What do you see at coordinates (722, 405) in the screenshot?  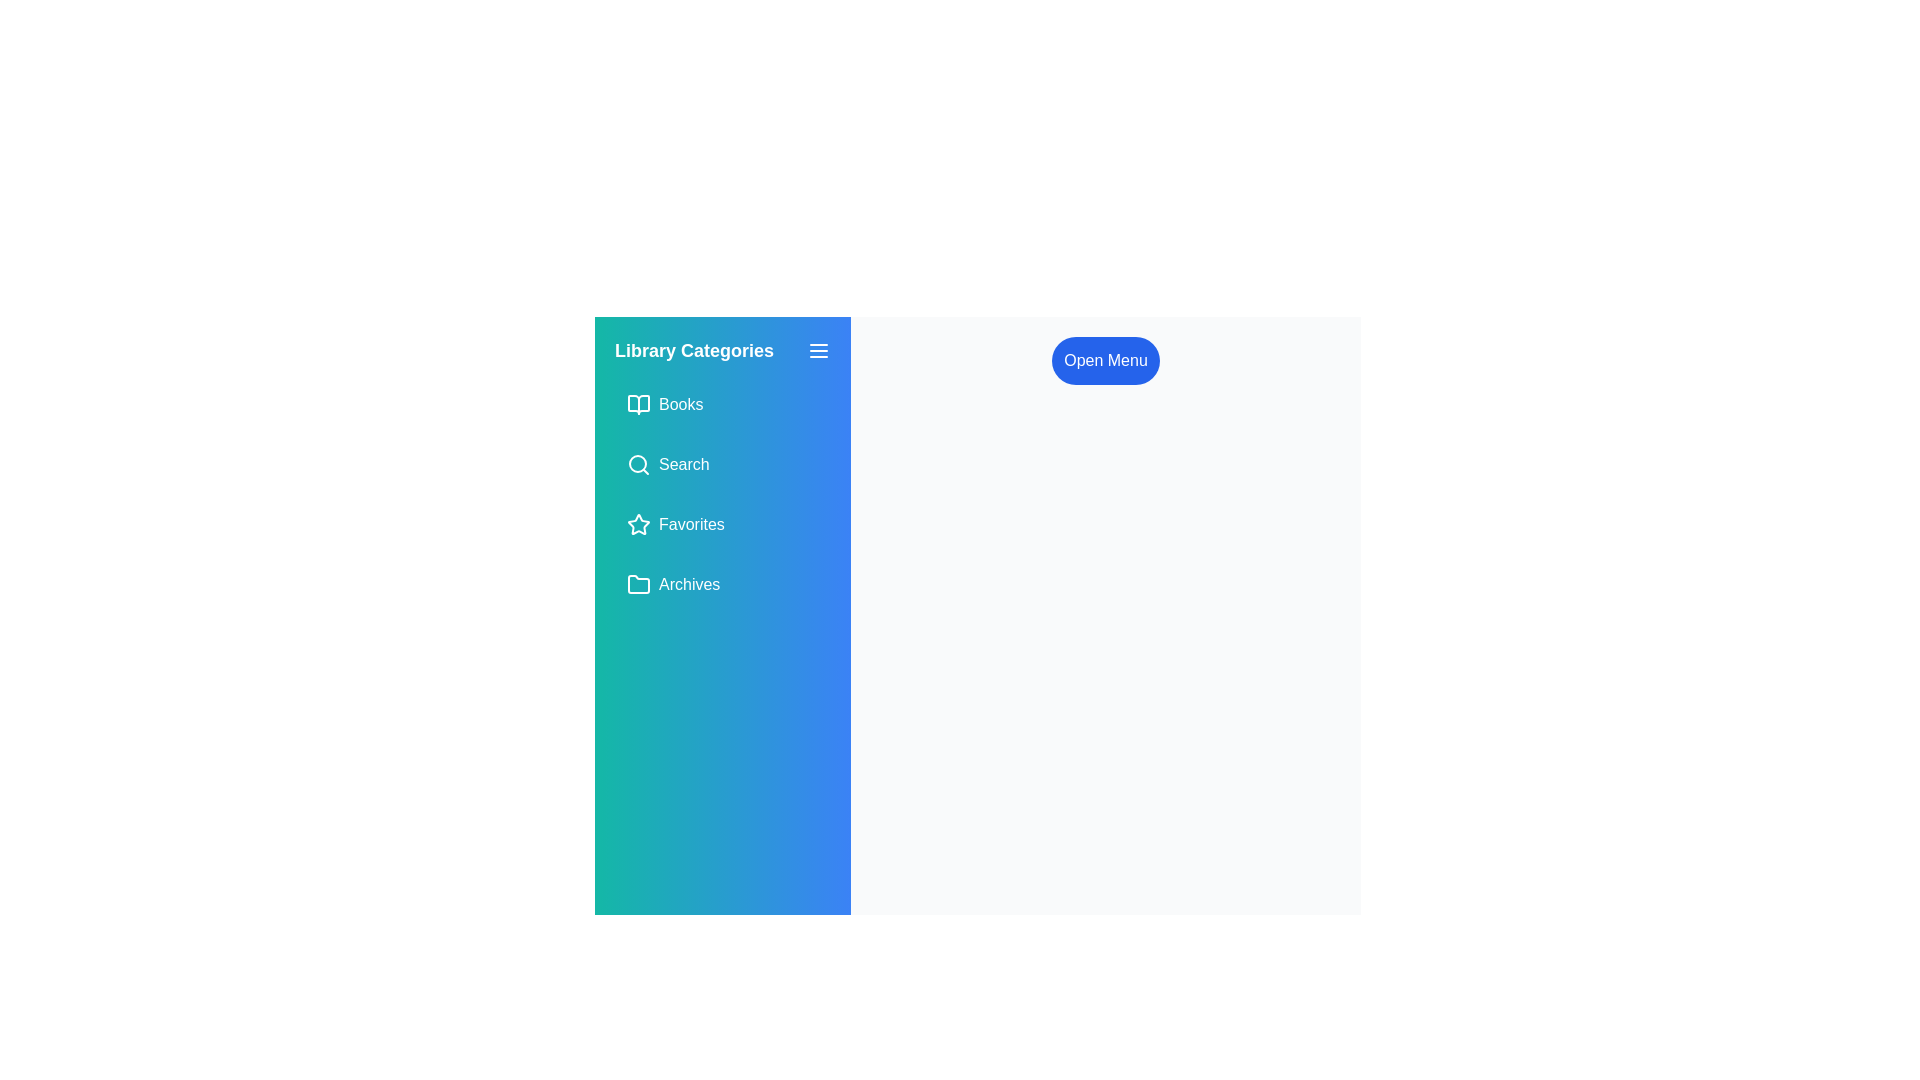 I see `the 'Books' button in the sidebar menu` at bounding box center [722, 405].